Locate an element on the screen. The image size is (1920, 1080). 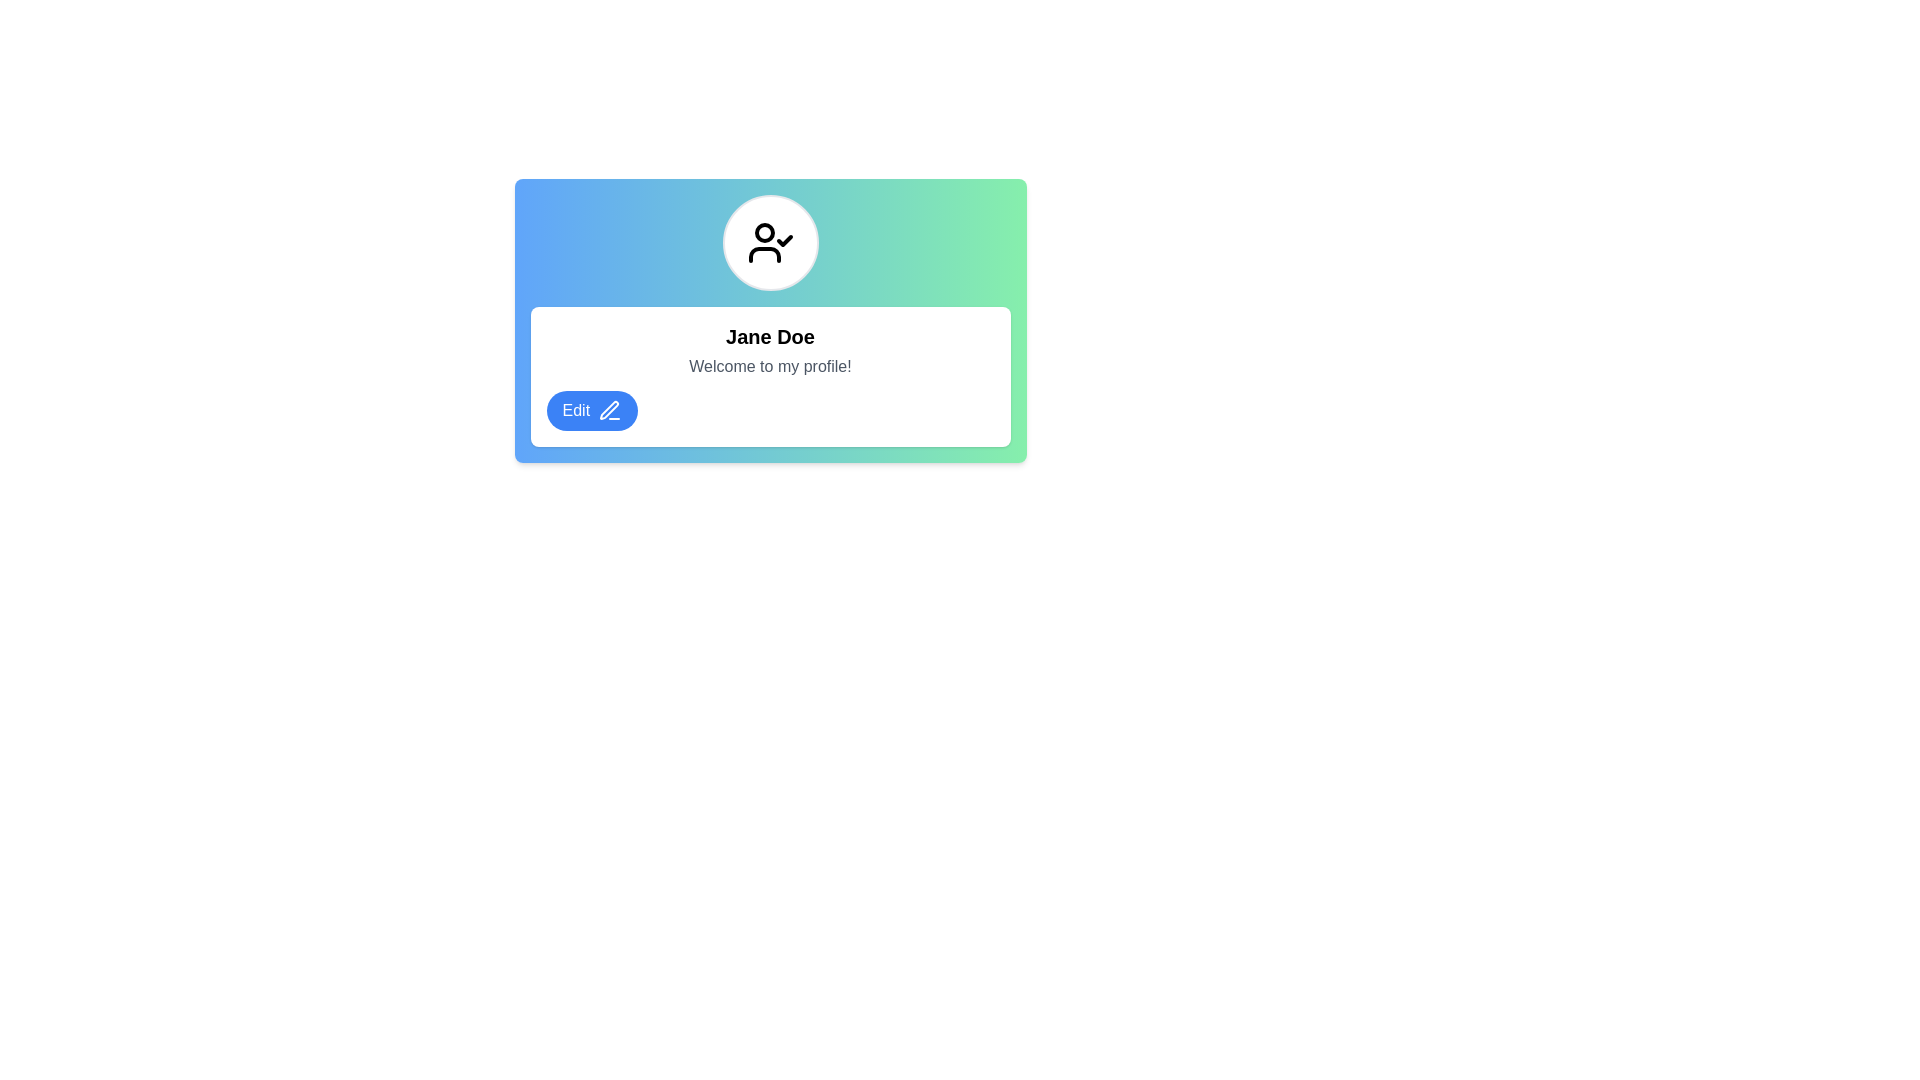
the static text element that reads 'Welcome to my profile!' which is styled in gray and located below the bold text 'Jane Doe' is located at coordinates (769, 366).